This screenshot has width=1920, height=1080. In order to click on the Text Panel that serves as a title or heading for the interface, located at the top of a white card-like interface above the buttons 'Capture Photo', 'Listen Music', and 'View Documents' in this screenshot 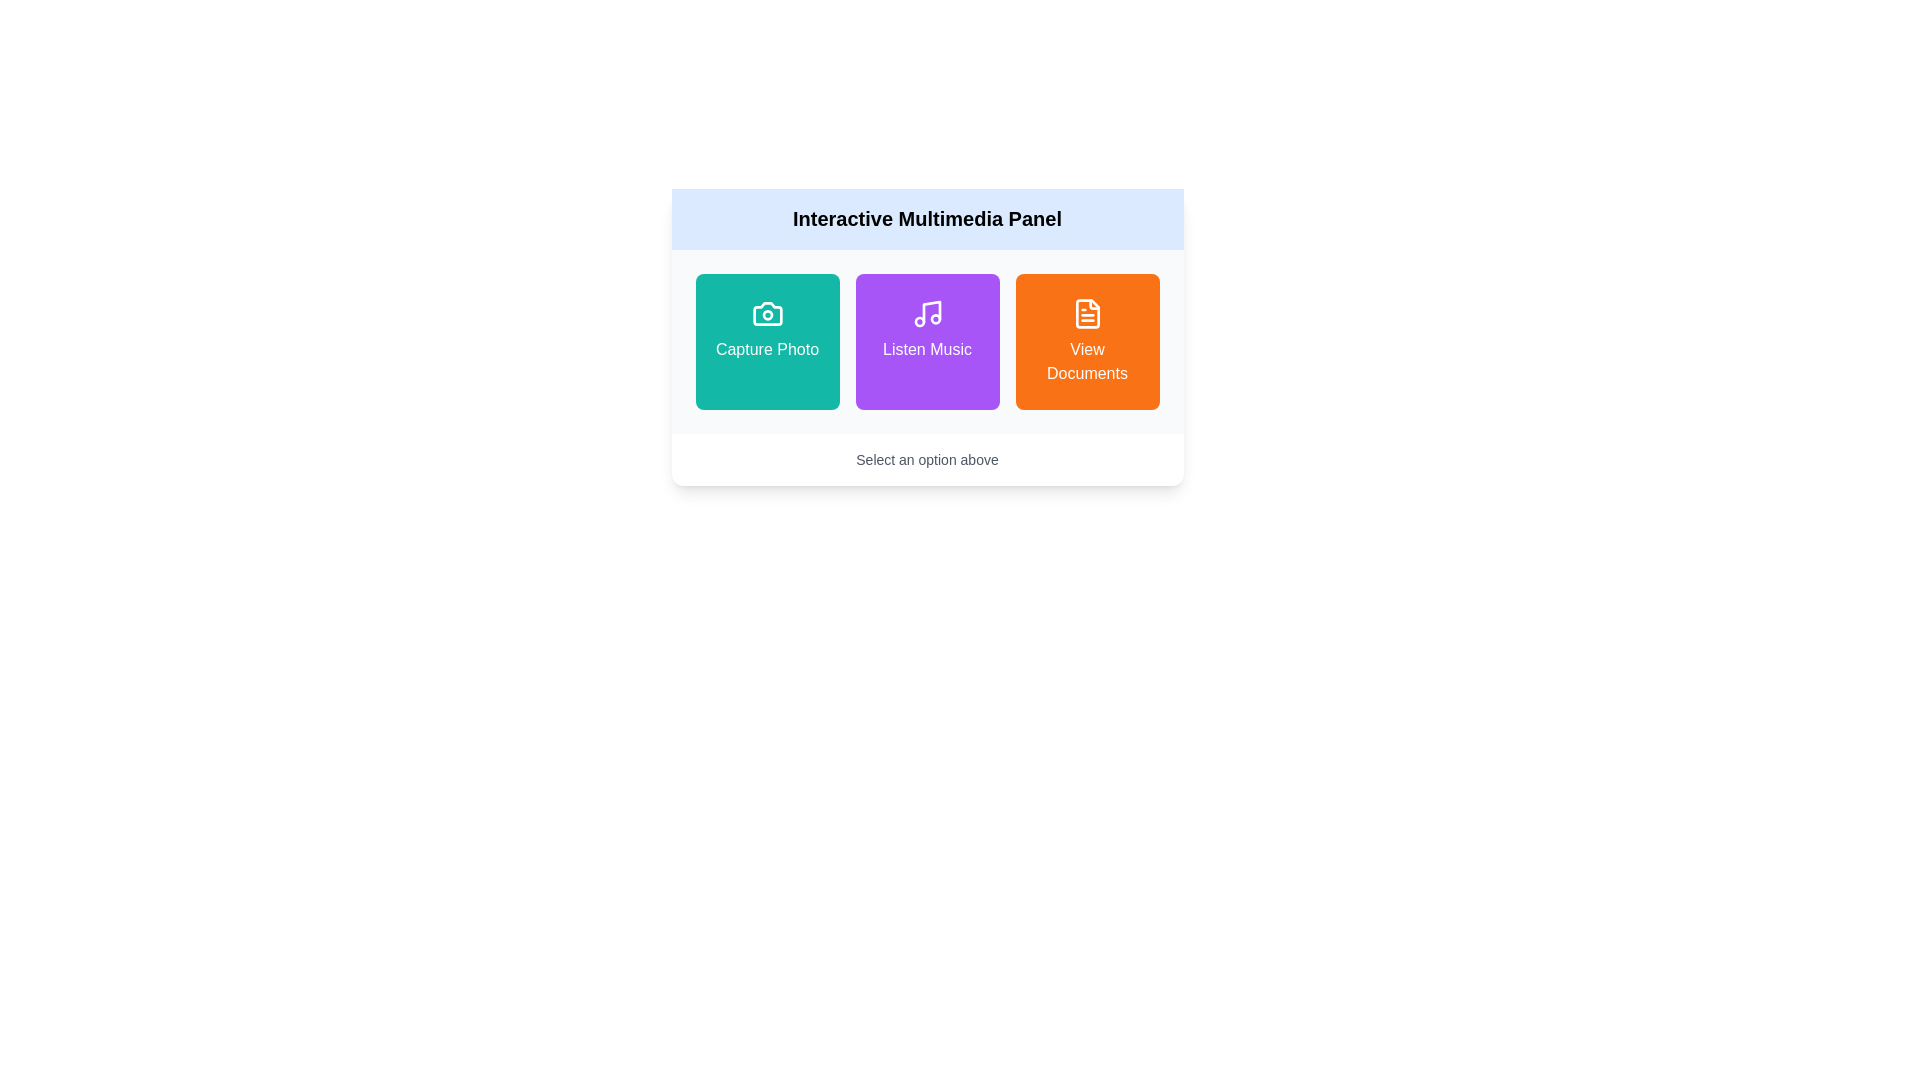, I will do `click(926, 219)`.